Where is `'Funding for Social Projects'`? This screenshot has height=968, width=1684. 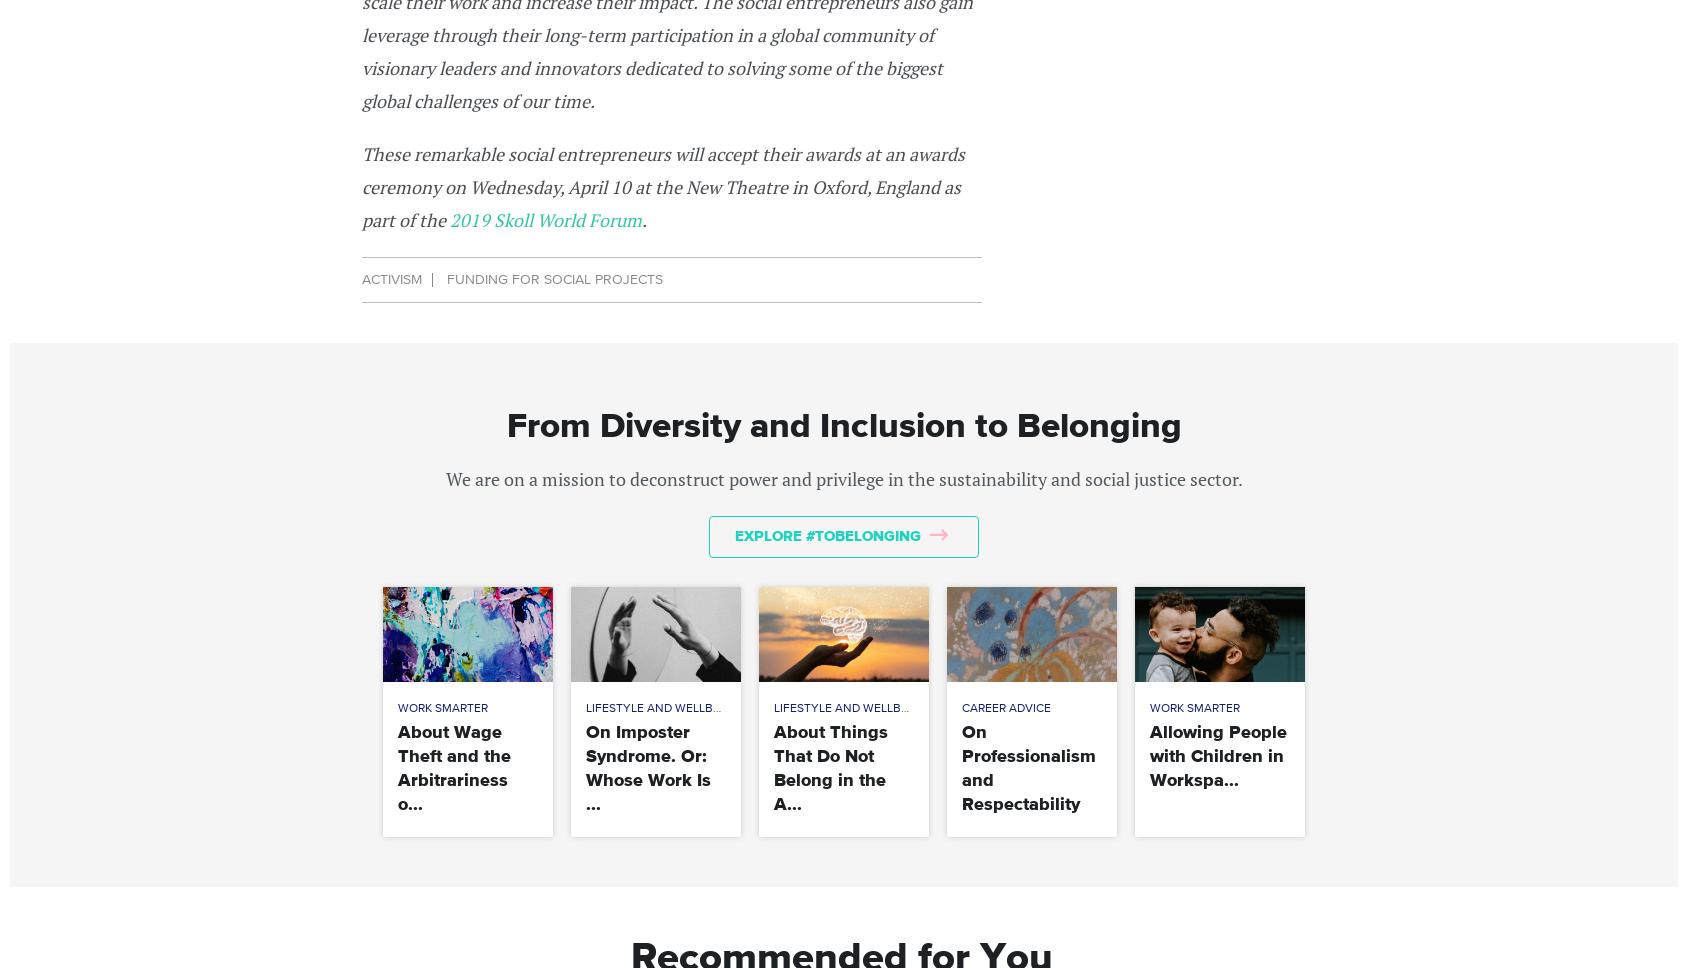
'Funding for Social Projects' is located at coordinates (445, 278).